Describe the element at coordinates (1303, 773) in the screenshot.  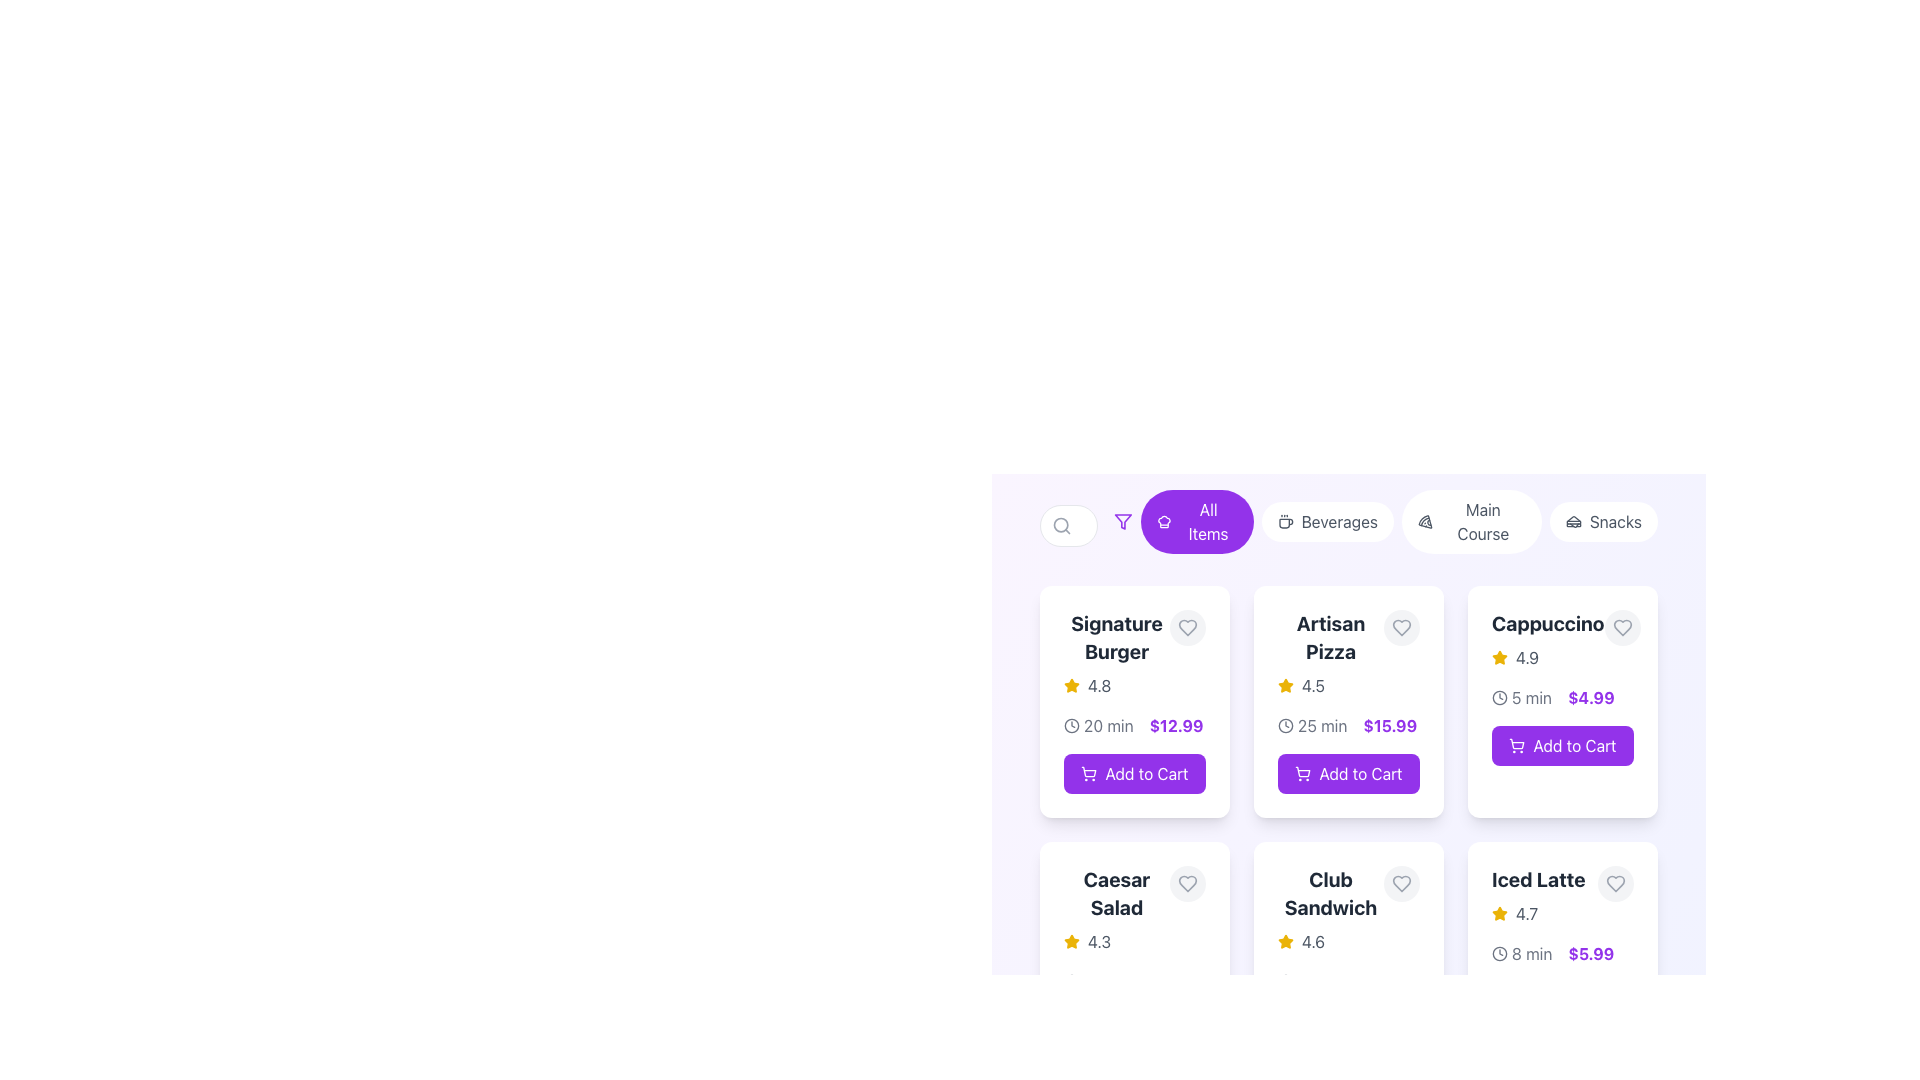
I see `the shopping cart icon located on the left side of the 'Add to Cart' button in the 'Artisan Pizza' card` at that location.